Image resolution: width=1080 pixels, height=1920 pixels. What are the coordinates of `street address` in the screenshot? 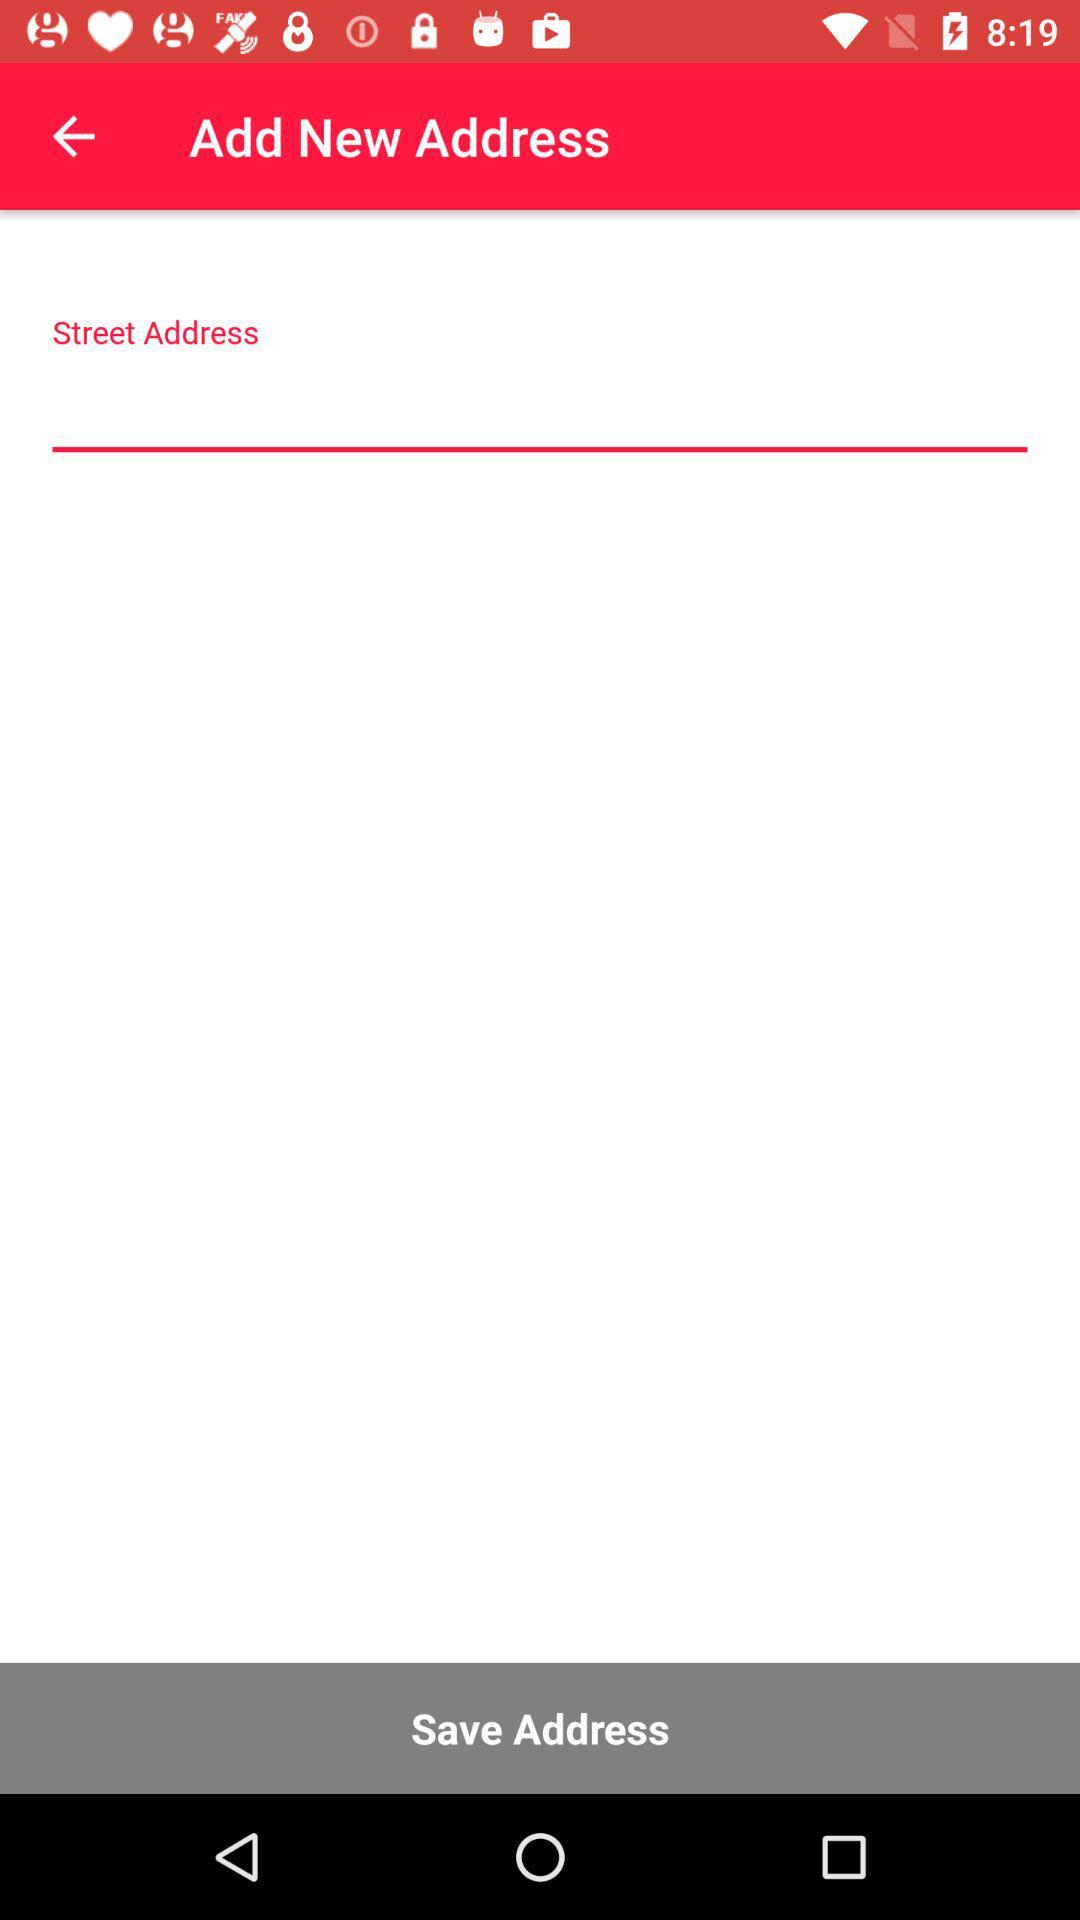 It's located at (540, 405).